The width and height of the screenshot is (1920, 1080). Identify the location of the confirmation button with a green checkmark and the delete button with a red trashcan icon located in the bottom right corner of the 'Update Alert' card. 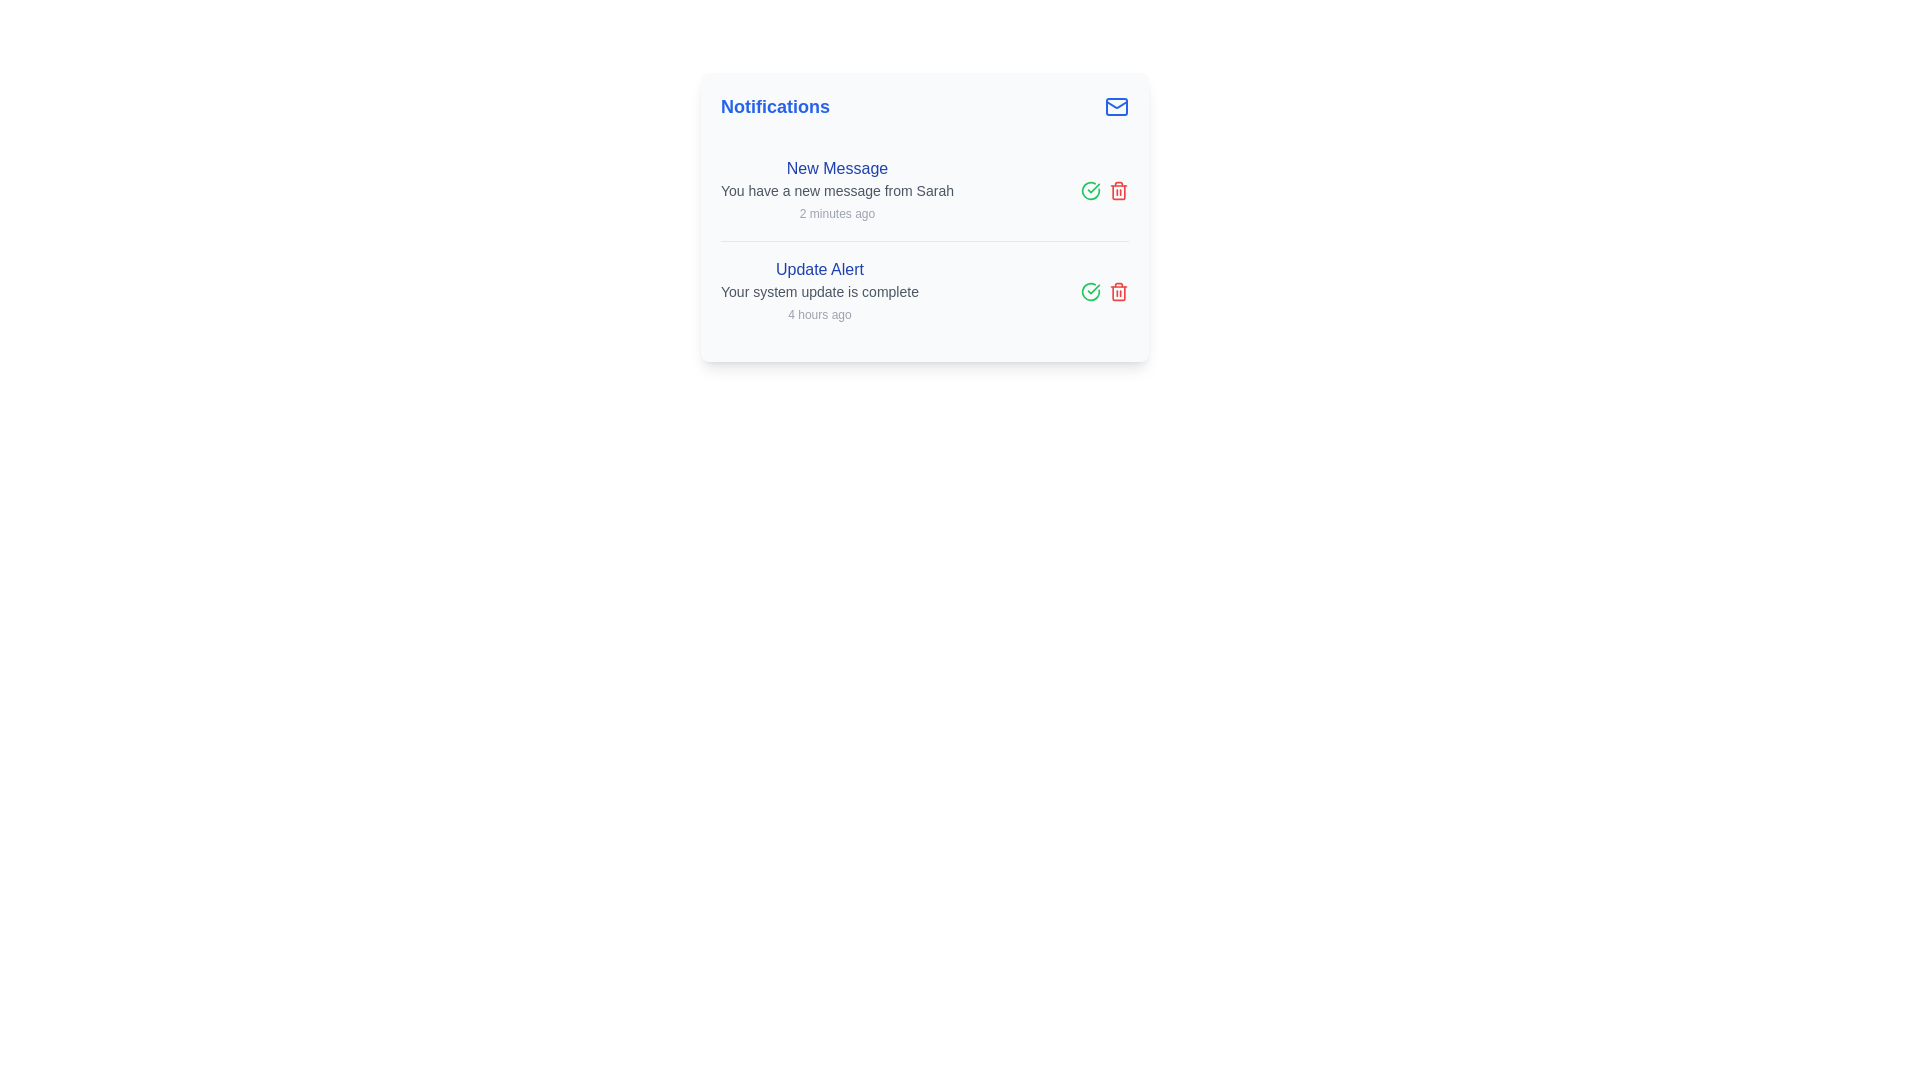
(1103, 292).